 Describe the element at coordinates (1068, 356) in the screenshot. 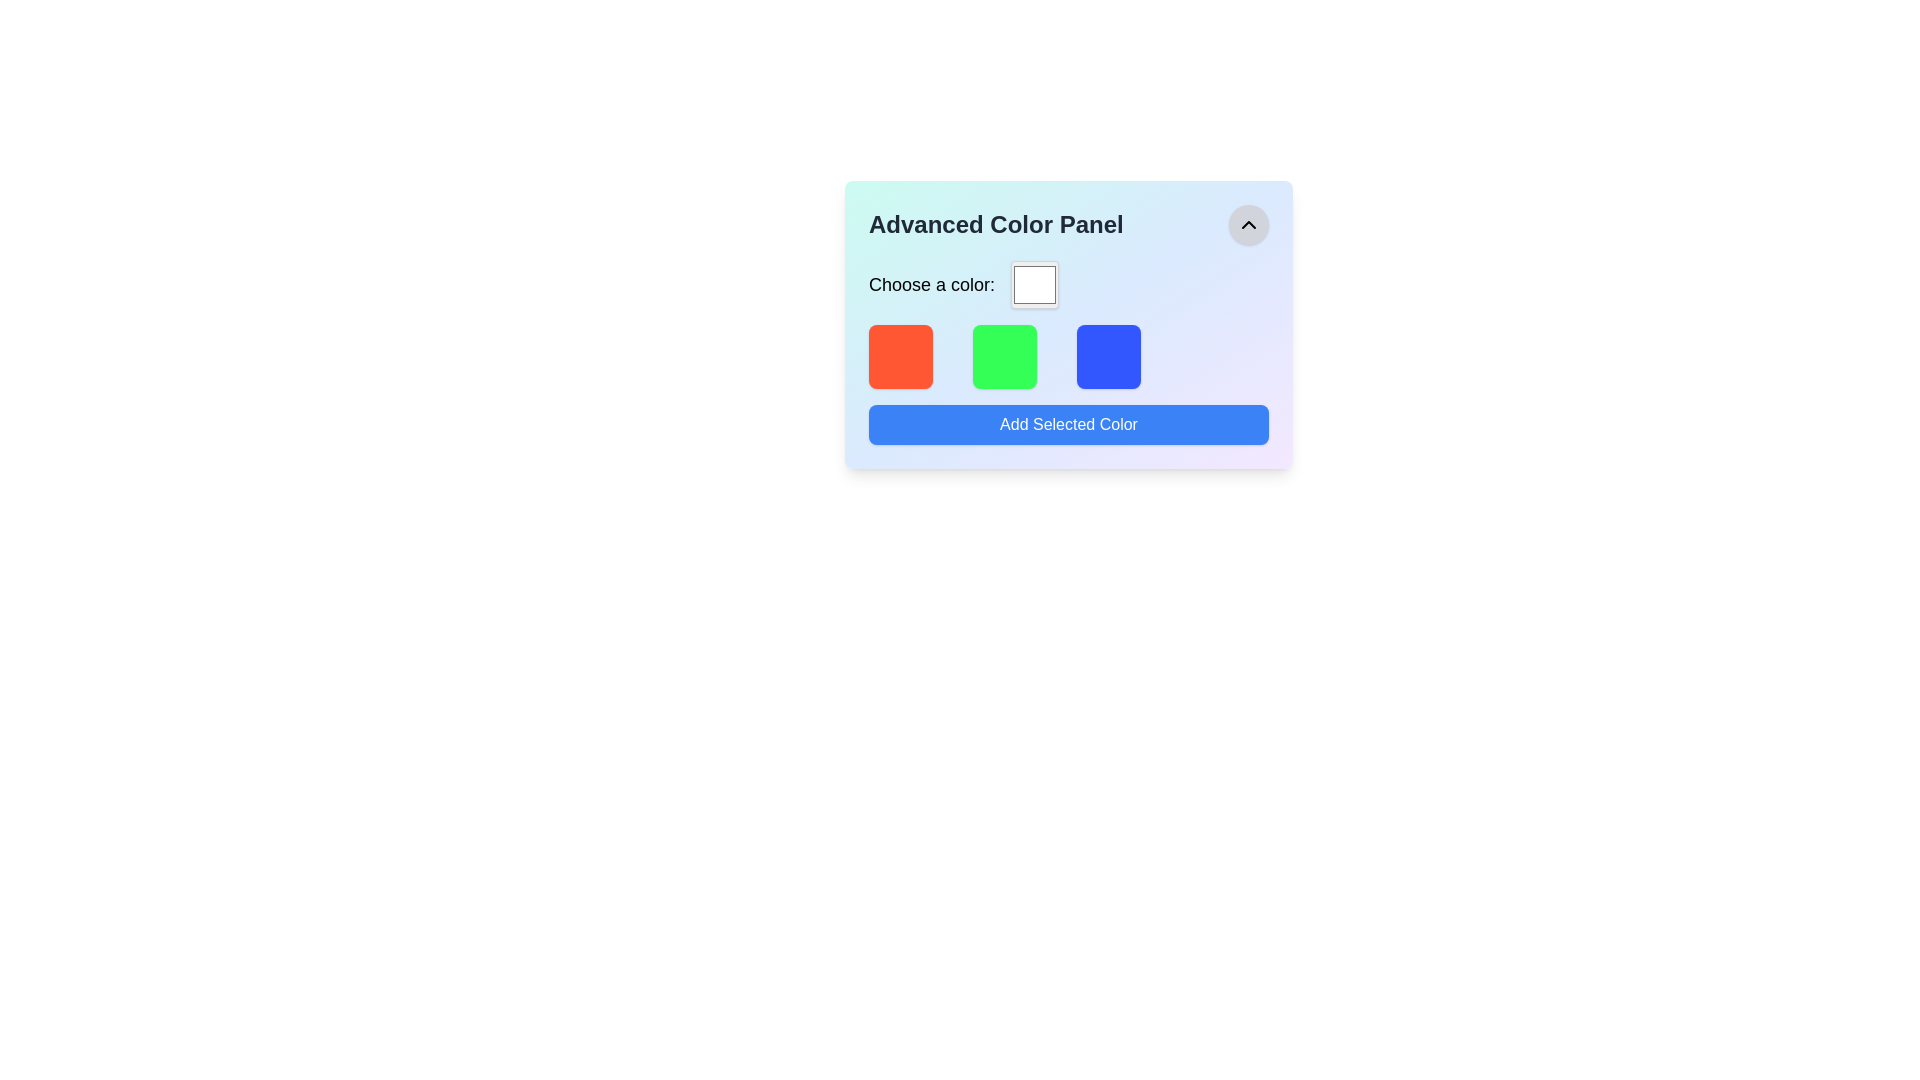

I see `the color selection grid located beneath the text 'Choose a color:' in the 'Advanced Color Panel'` at that location.